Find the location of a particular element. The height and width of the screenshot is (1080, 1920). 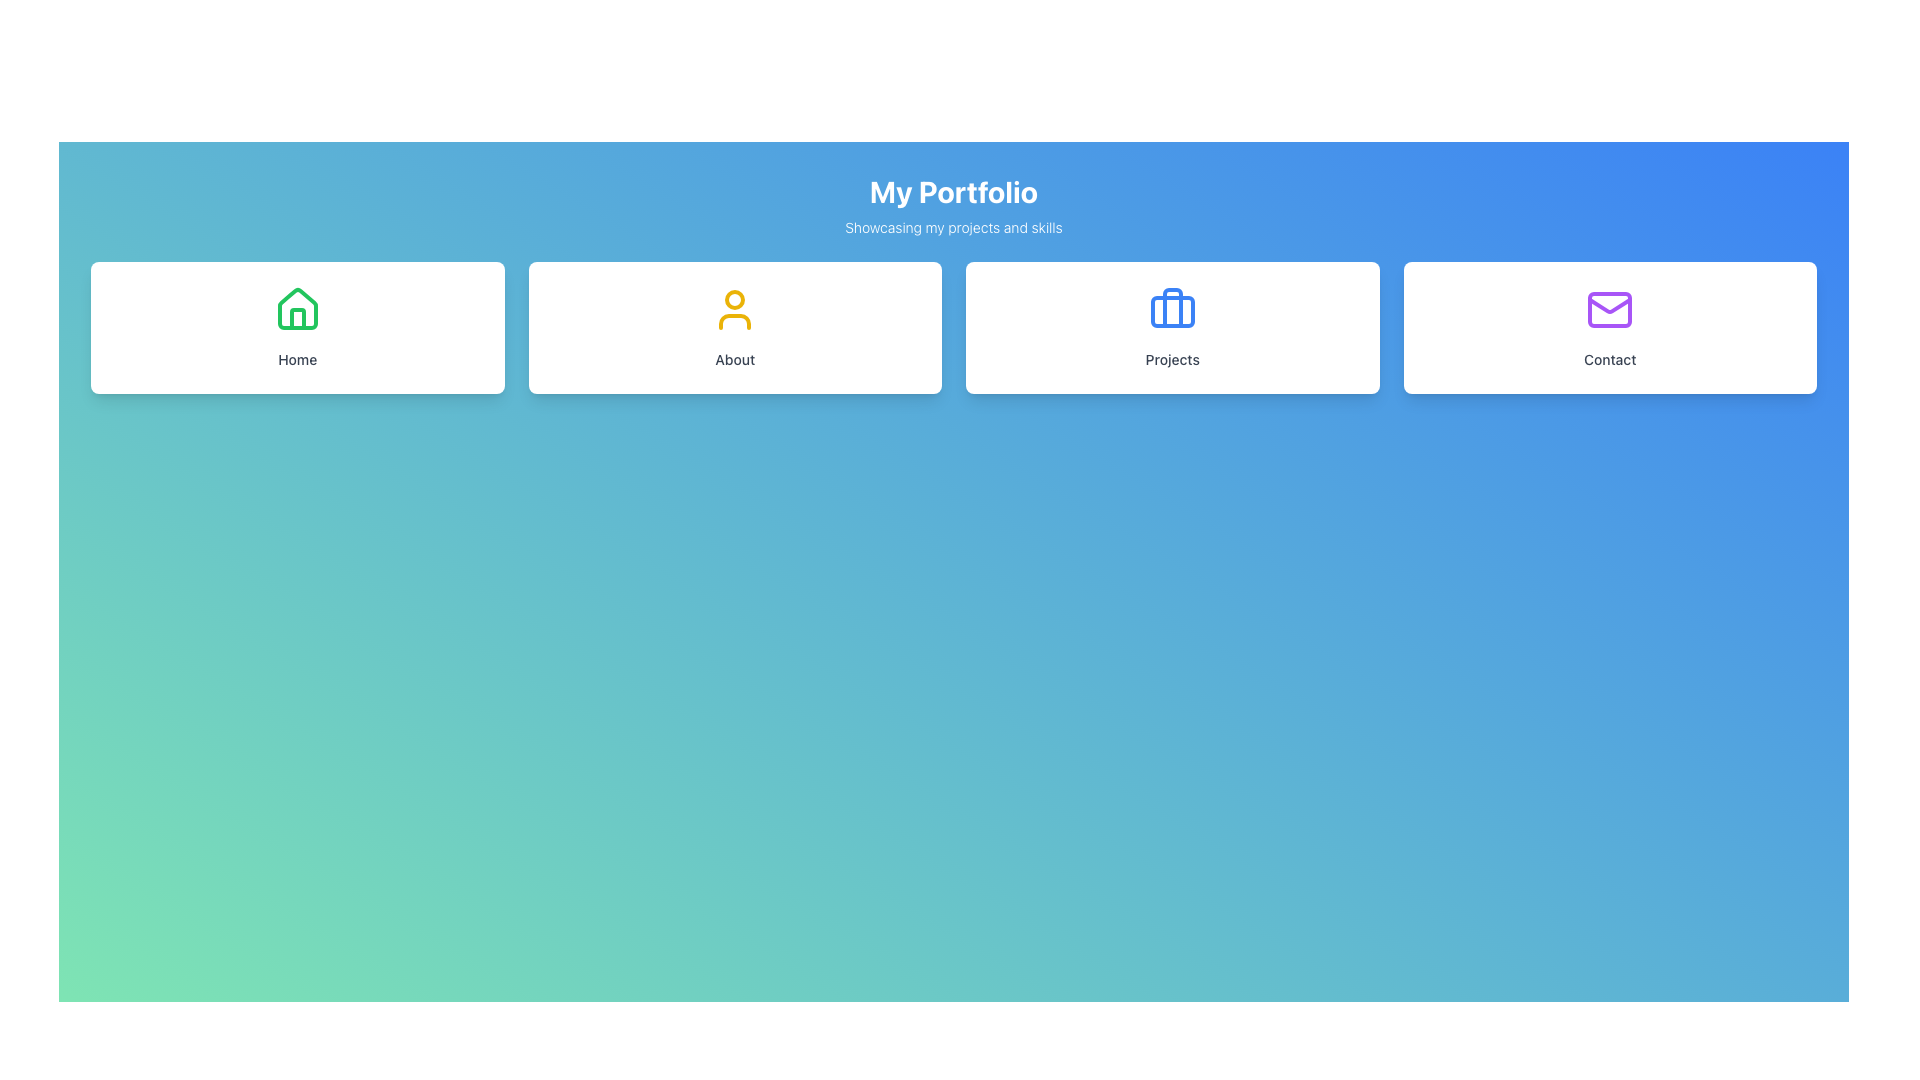

subtitle text element providing context for the 'My Portfolio' section, located directly below the title is located at coordinates (953, 226).